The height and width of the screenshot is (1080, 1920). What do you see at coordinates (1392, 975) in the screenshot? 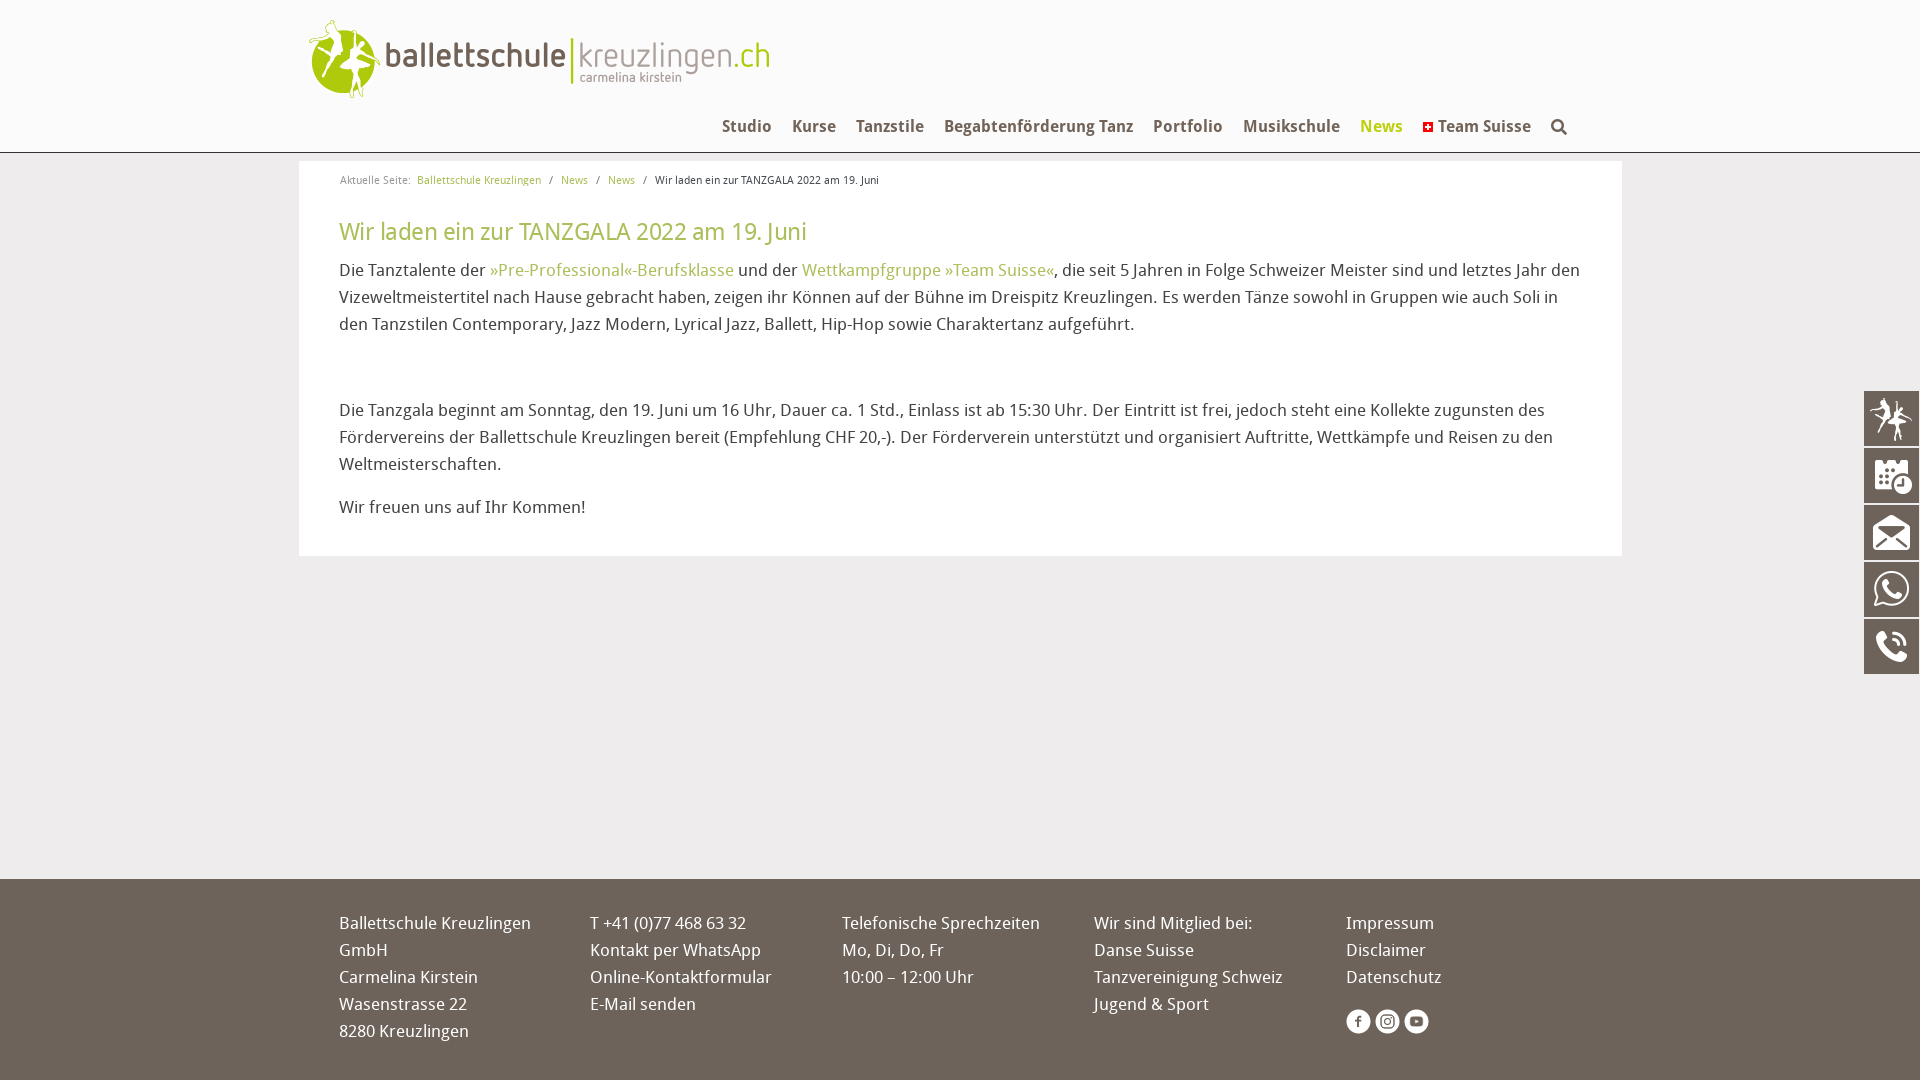
I see `'Datenschutz'` at bounding box center [1392, 975].